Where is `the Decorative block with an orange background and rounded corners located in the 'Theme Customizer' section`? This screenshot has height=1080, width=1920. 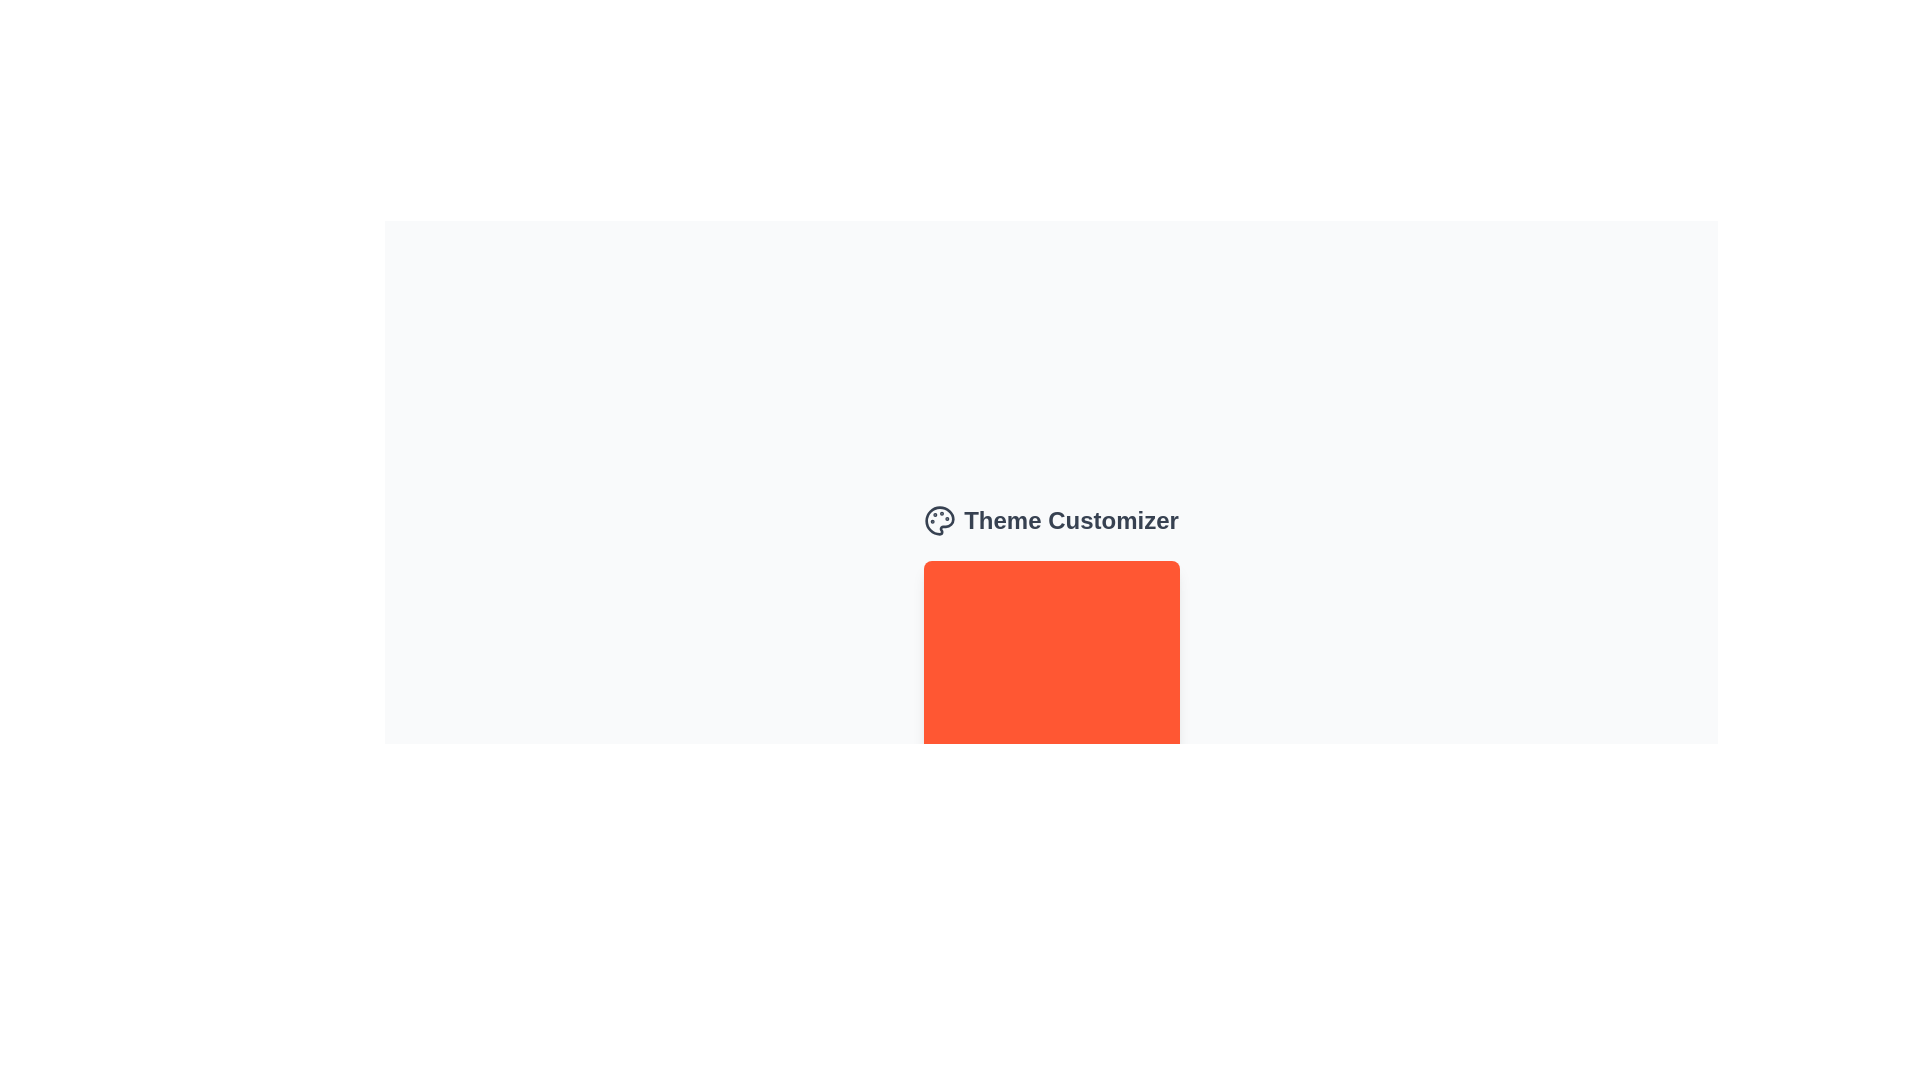
the Decorative block with an orange background and rounded corners located in the 'Theme Customizer' section is located at coordinates (1050, 688).